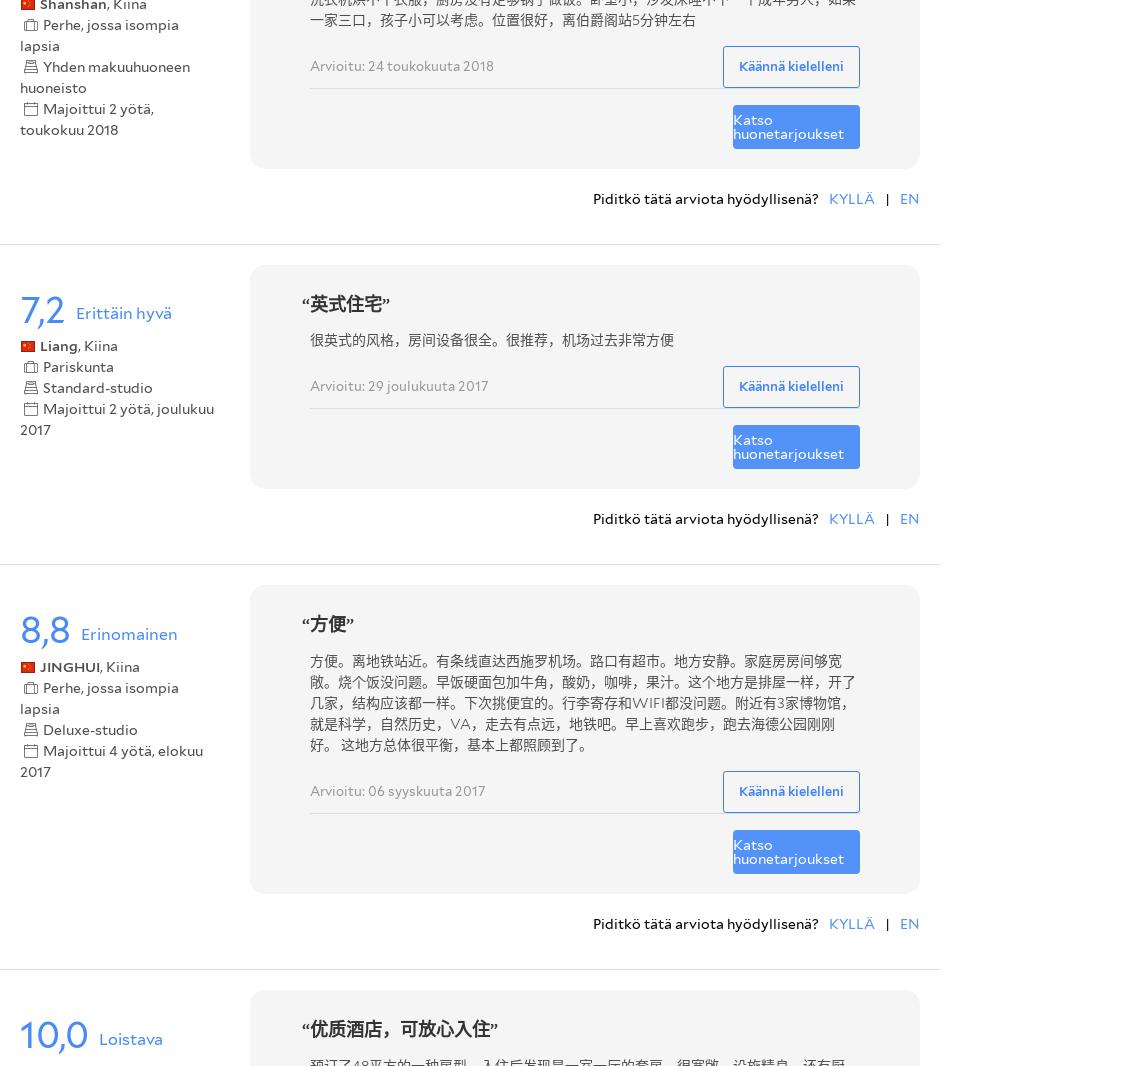 Image resolution: width=1132 pixels, height=1066 pixels. I want to click on 'Majoittui 2 yötä, toukokuu 2018', so click(19, 118).